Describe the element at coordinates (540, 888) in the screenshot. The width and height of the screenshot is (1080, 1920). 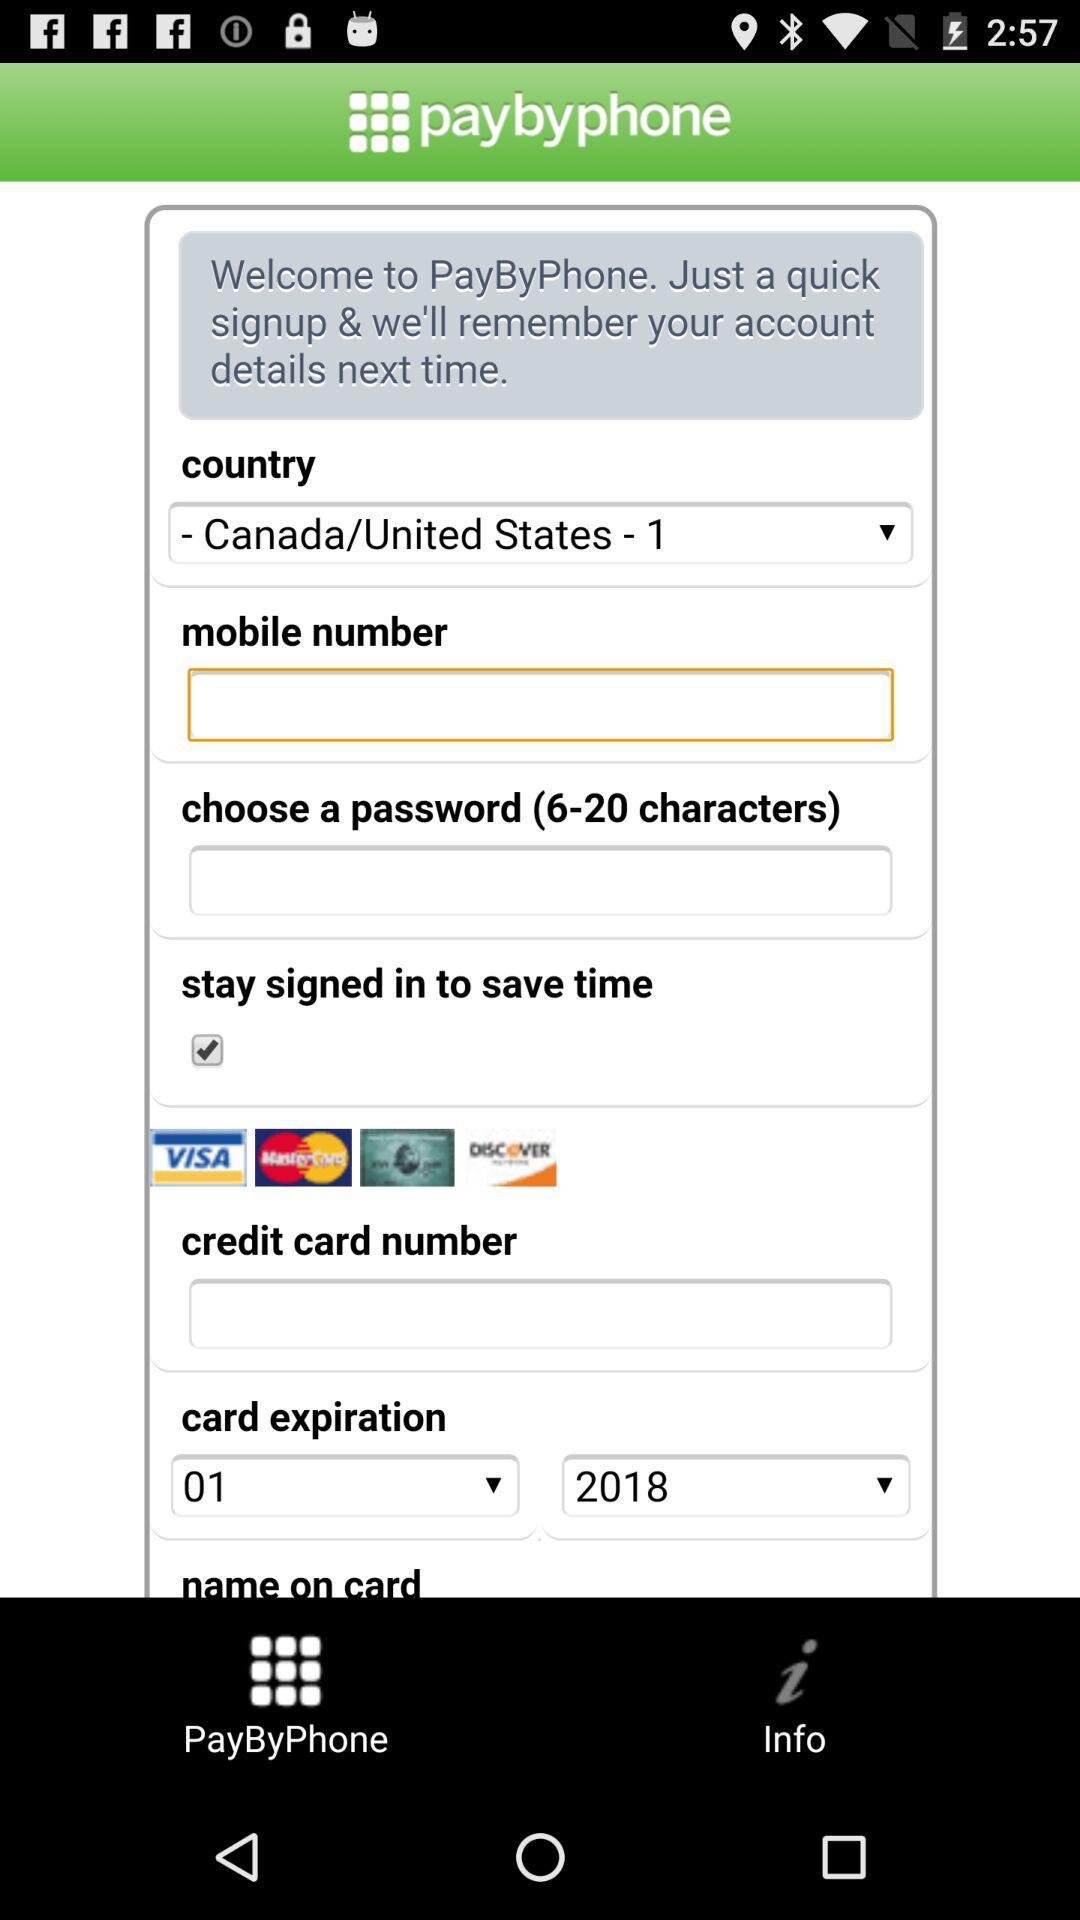
I see `sign up` at that location.